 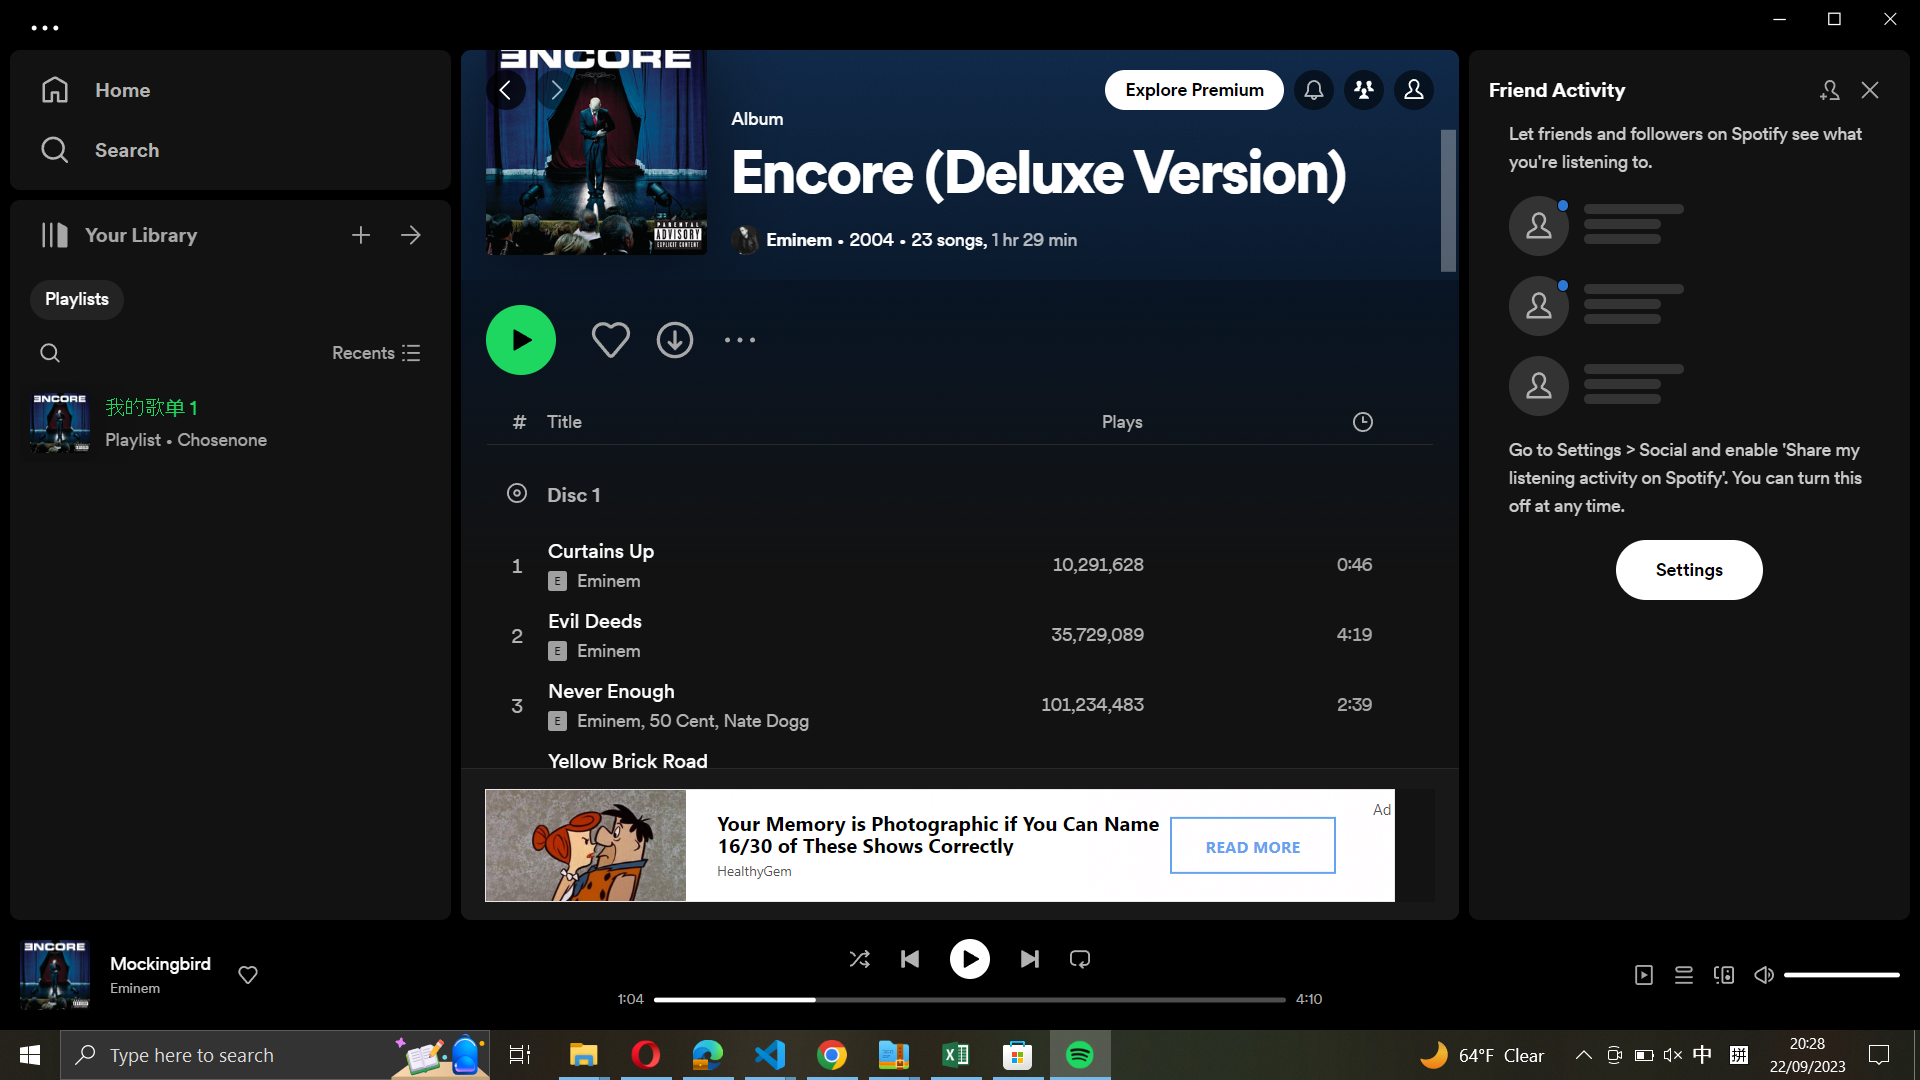 I want to click on Return to the initial part of the song currently playing, so click(x=669, y=999).